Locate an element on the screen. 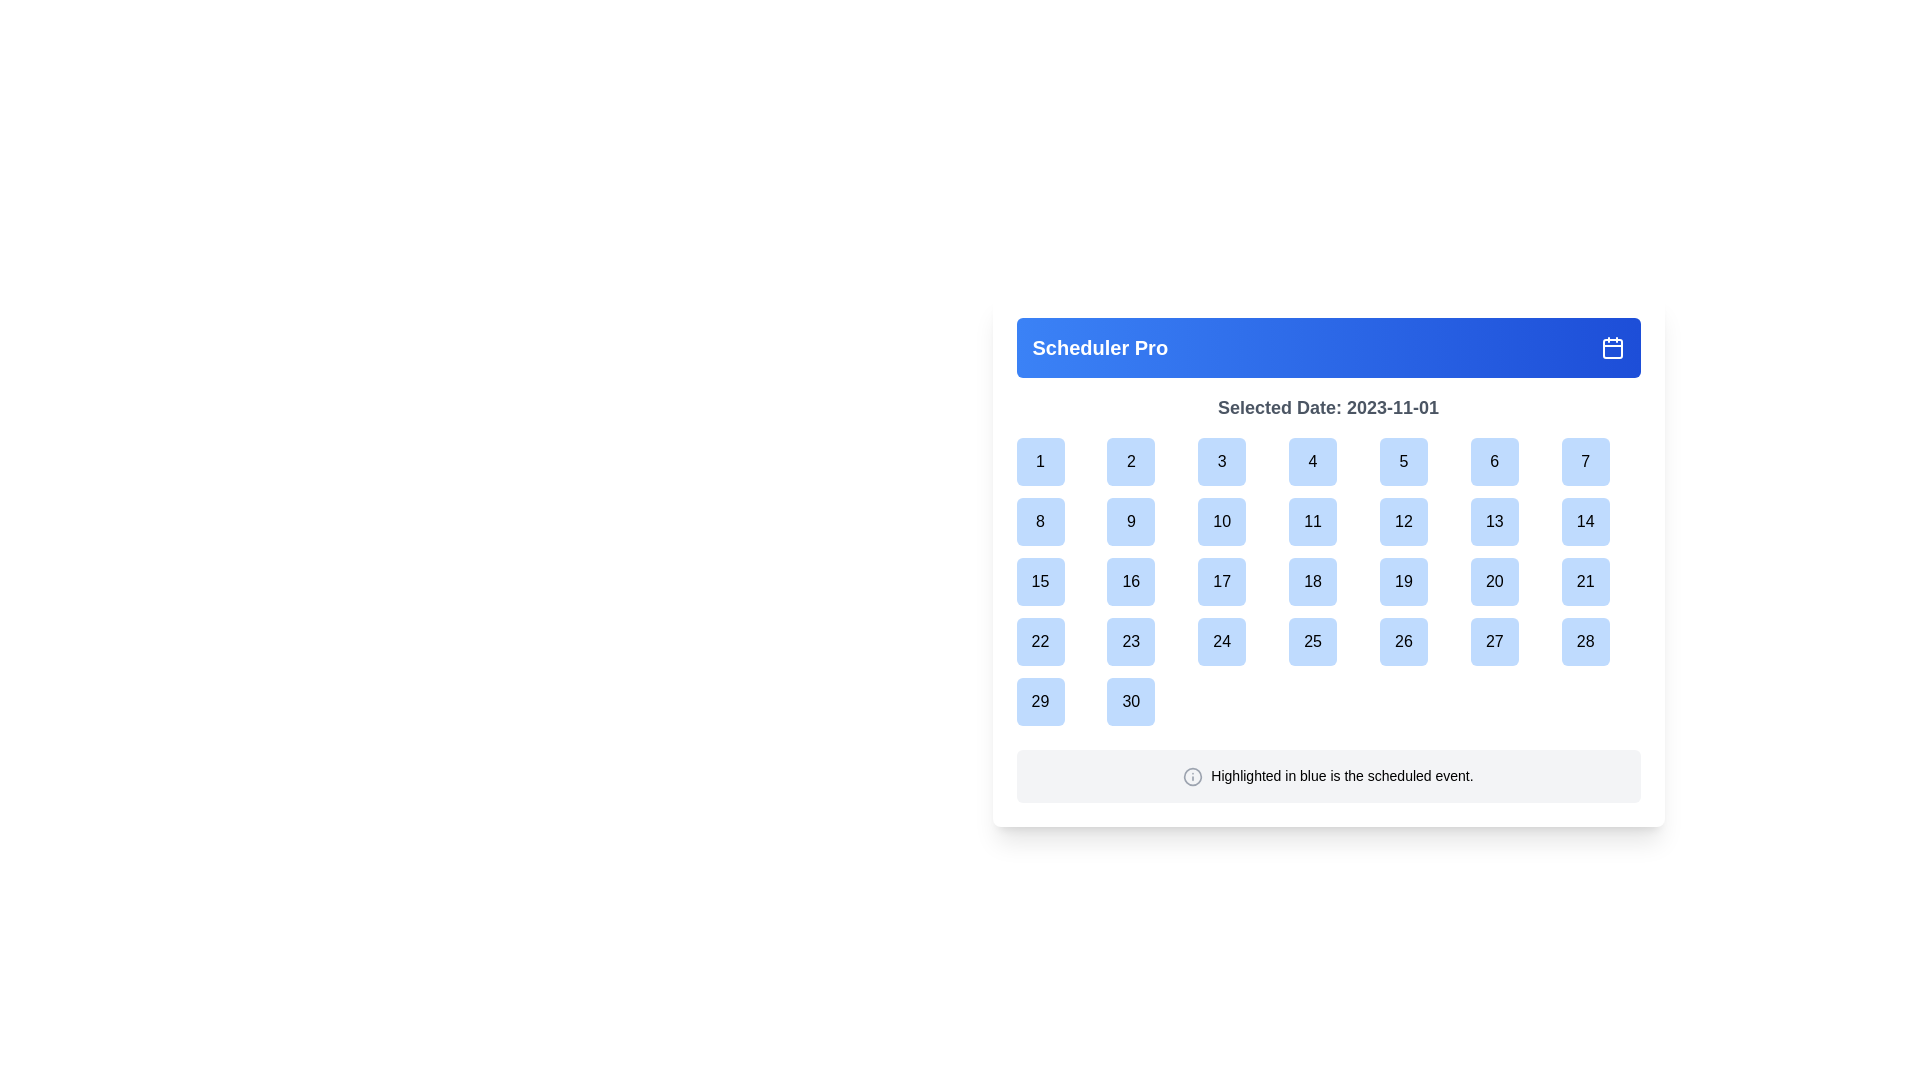 The image size is (1920, 1080). the button representing the 22nd day in the monthly calendar view is located at coordinates (1040, 641).